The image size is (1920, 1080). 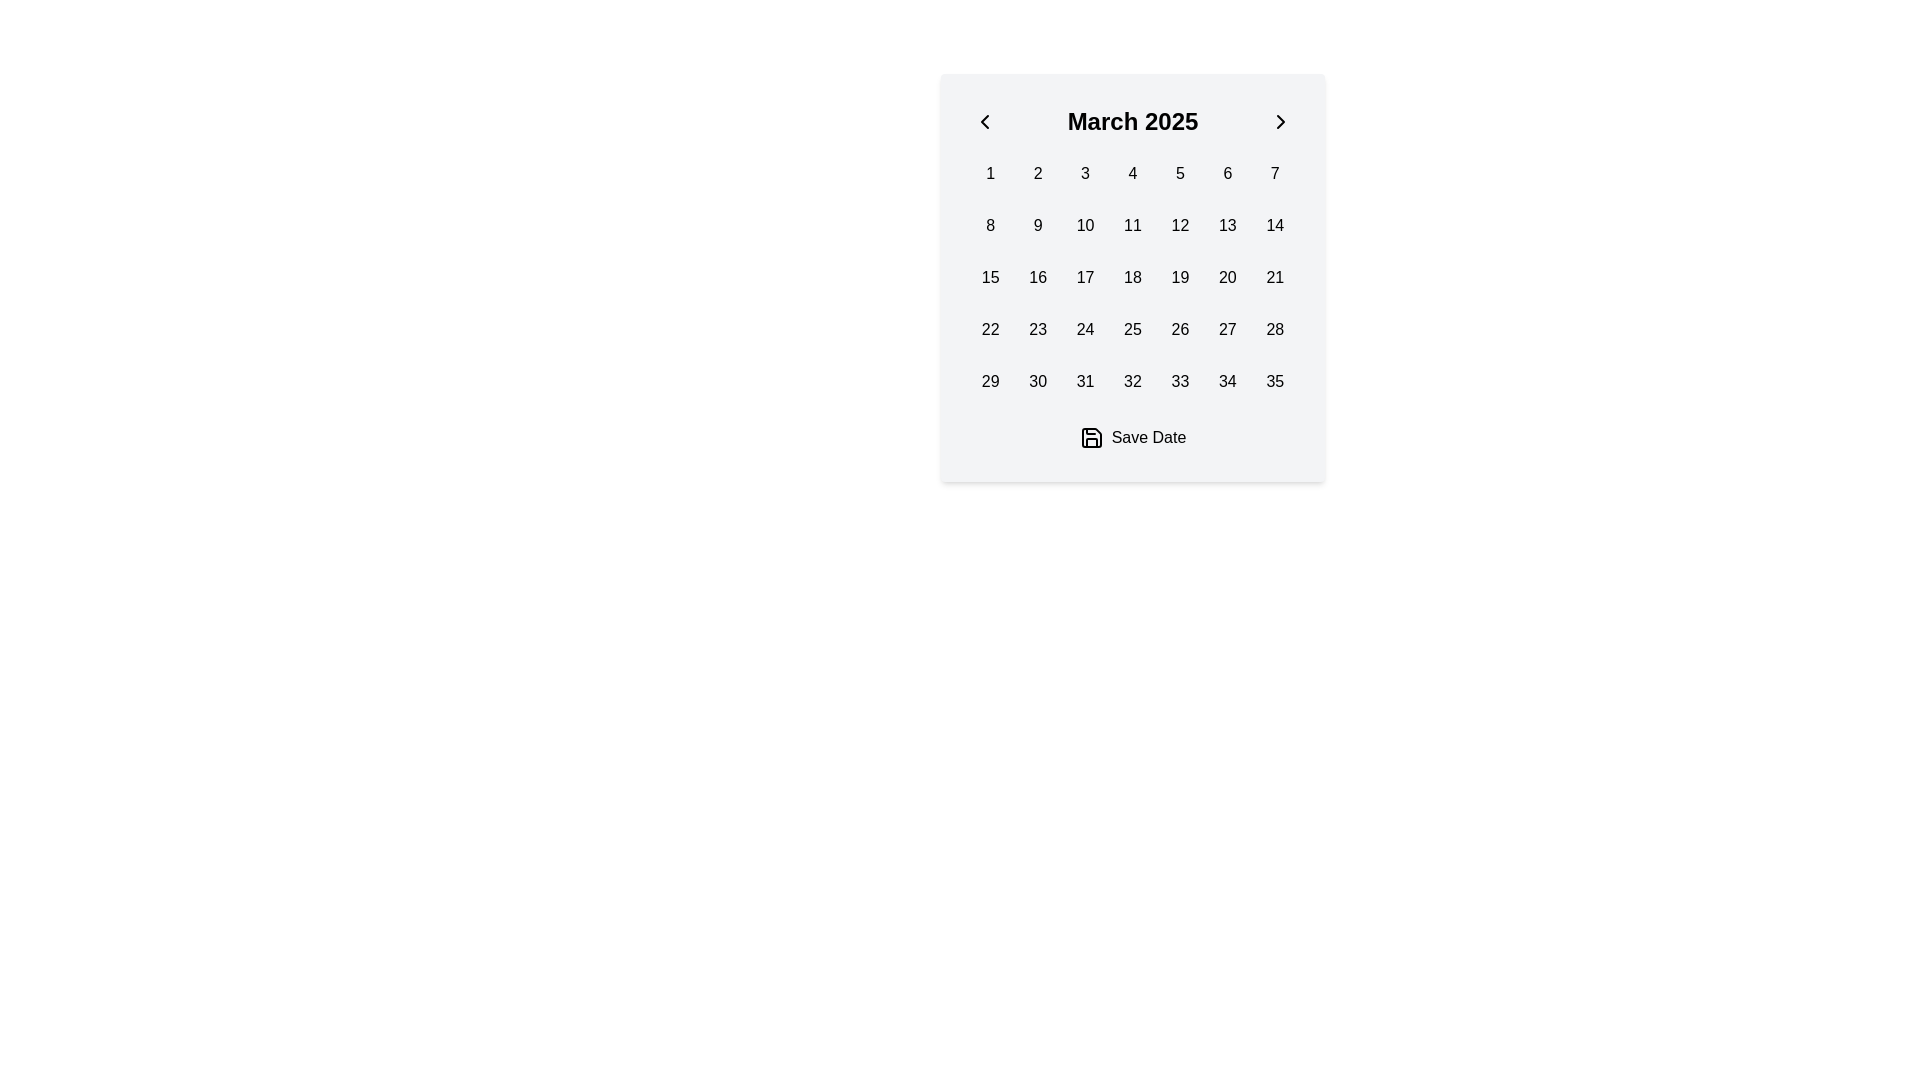 What do you see at coordinates (1226, 329) in the screenshot?
I see `the button displaying the number '27', which is the 6th item in the 4th row of a 7-column grid in the calendar layout` at bounding box center [1226, 329].